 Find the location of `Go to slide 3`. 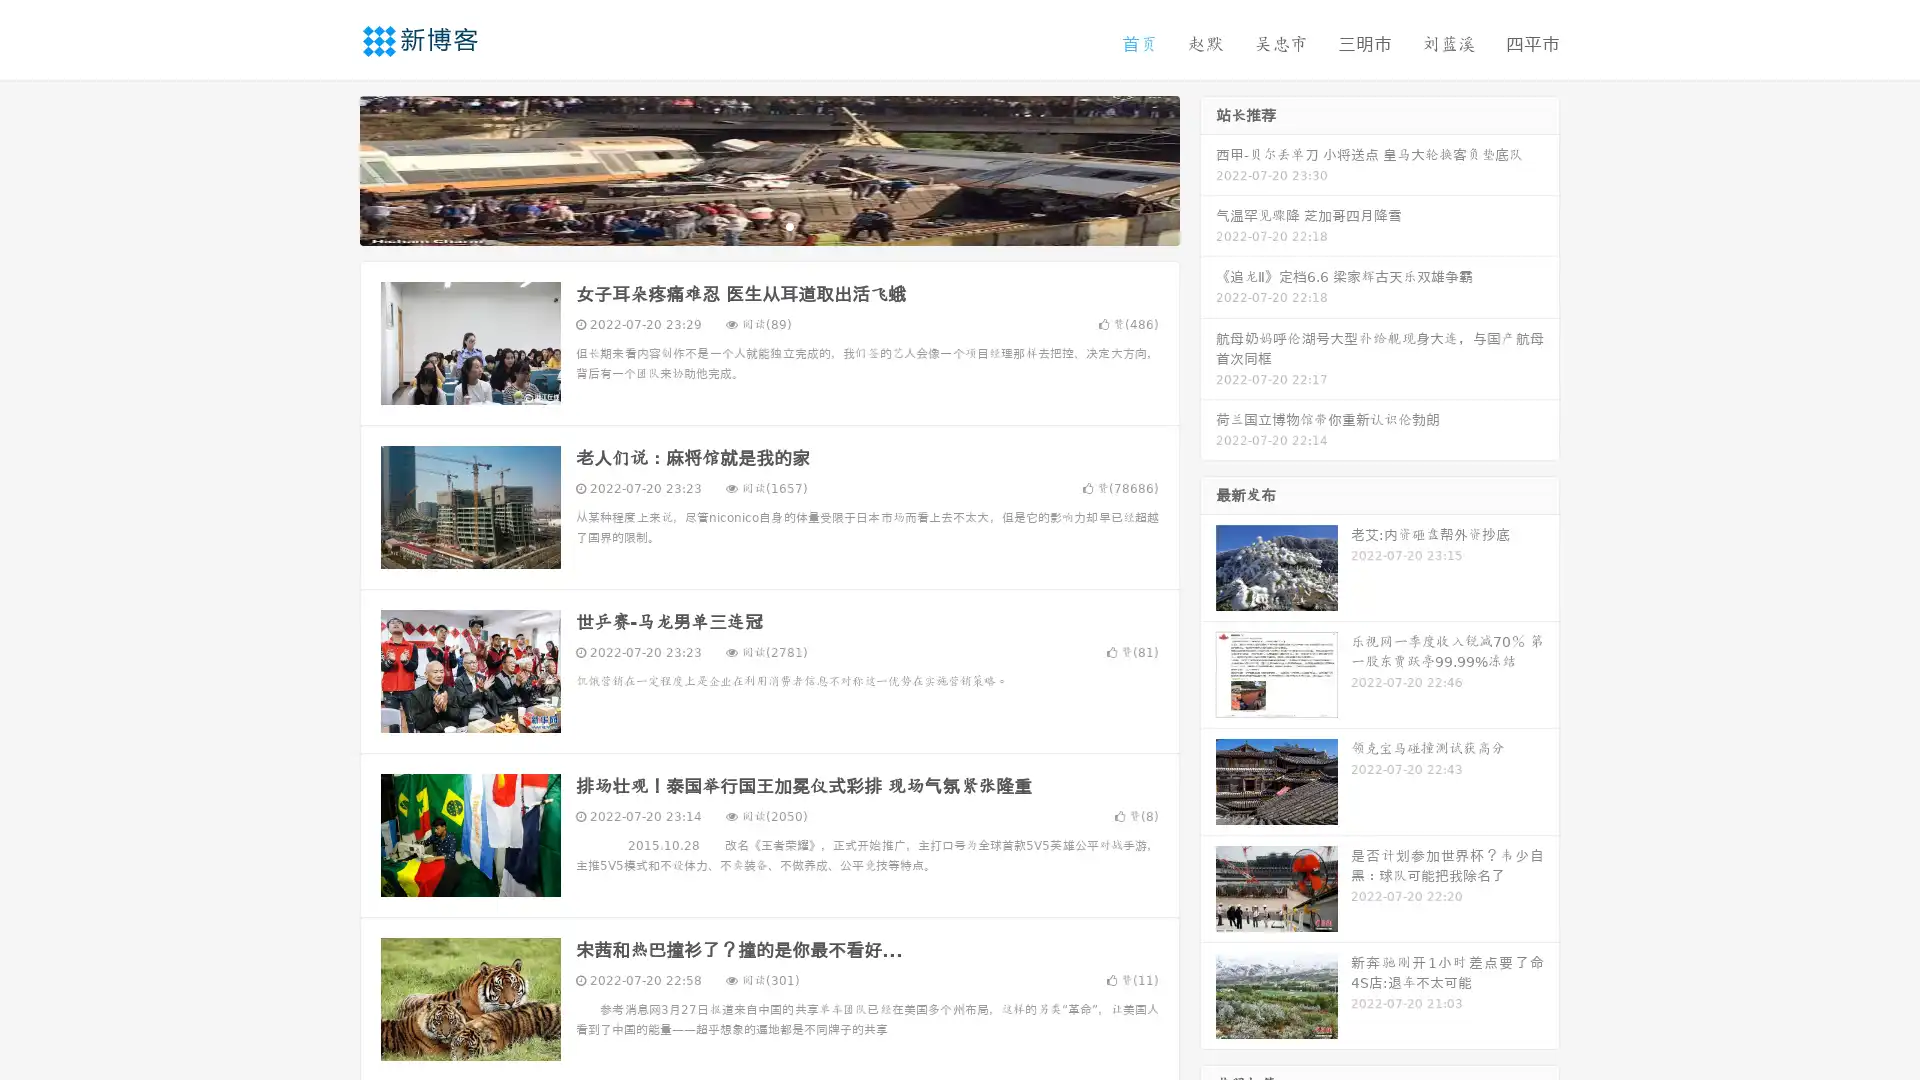

Go to slide 3 is located at coordinates (789, 225).